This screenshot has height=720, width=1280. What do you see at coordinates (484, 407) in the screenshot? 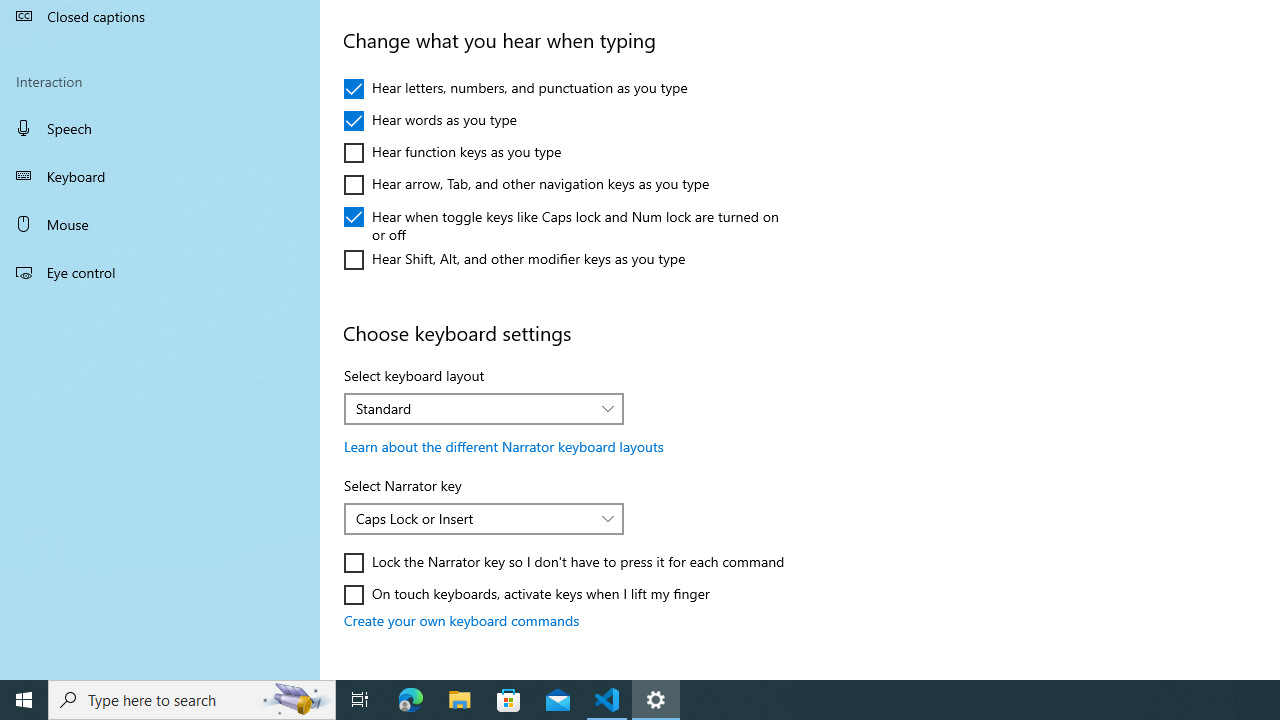
I see `'Select keyboard layout'` at bounding box center [484, 407].